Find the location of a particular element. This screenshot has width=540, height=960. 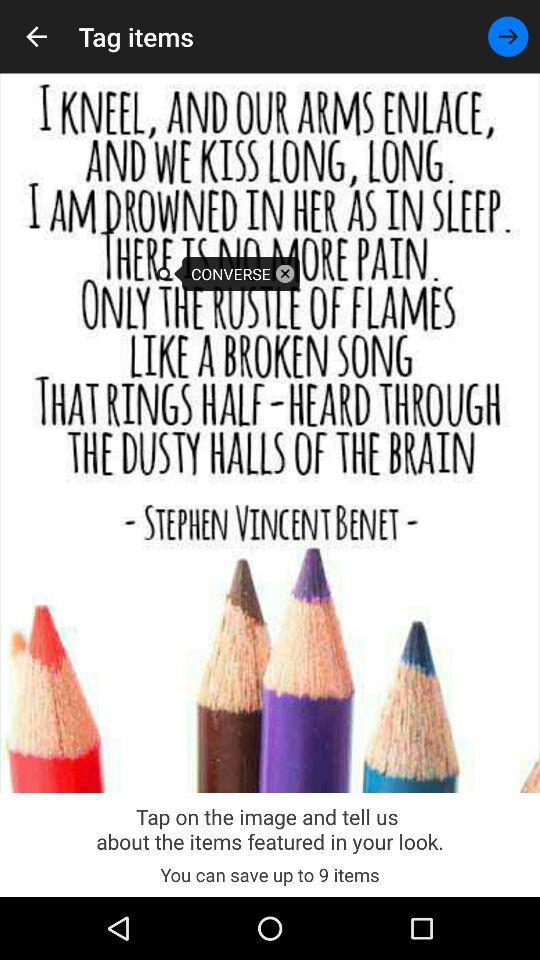

suggestion is located at coordinates (284, 272).